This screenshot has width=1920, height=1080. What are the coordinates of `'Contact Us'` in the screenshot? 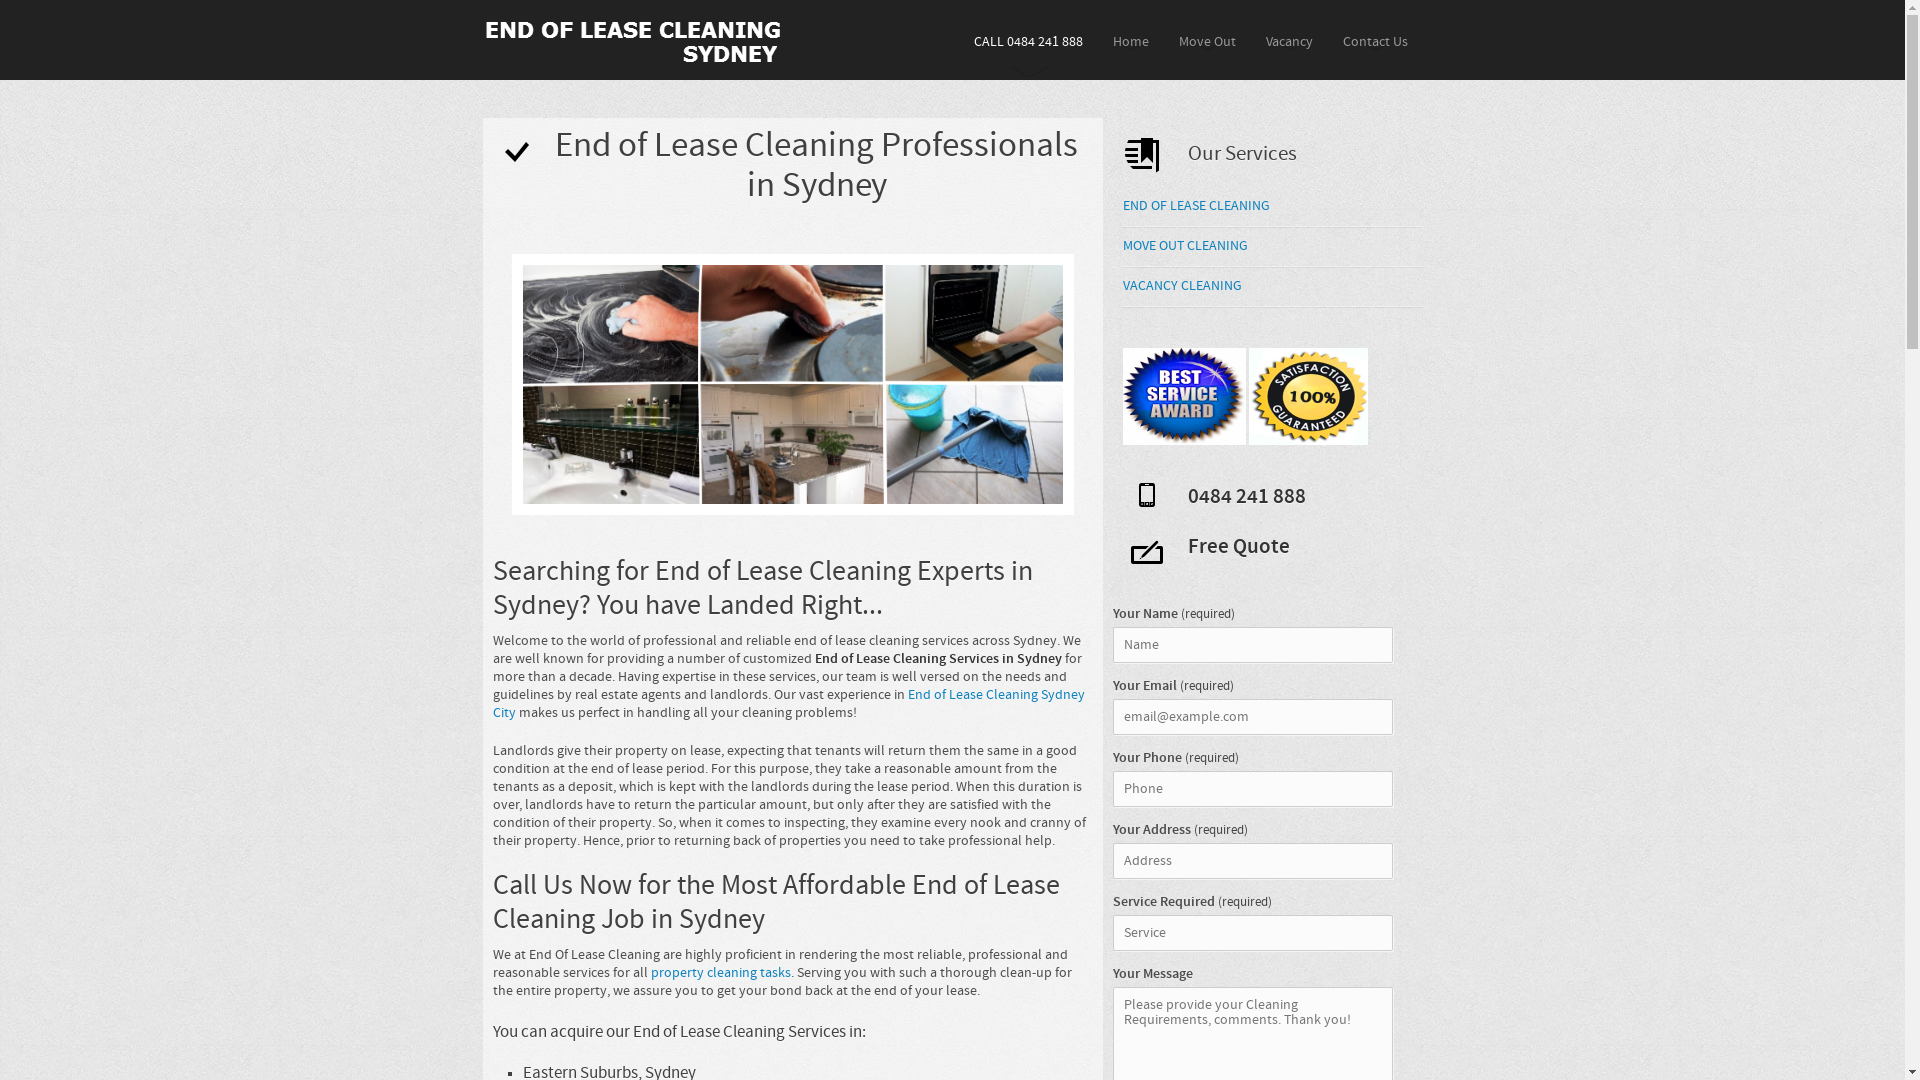 It's located at (1374, 38).